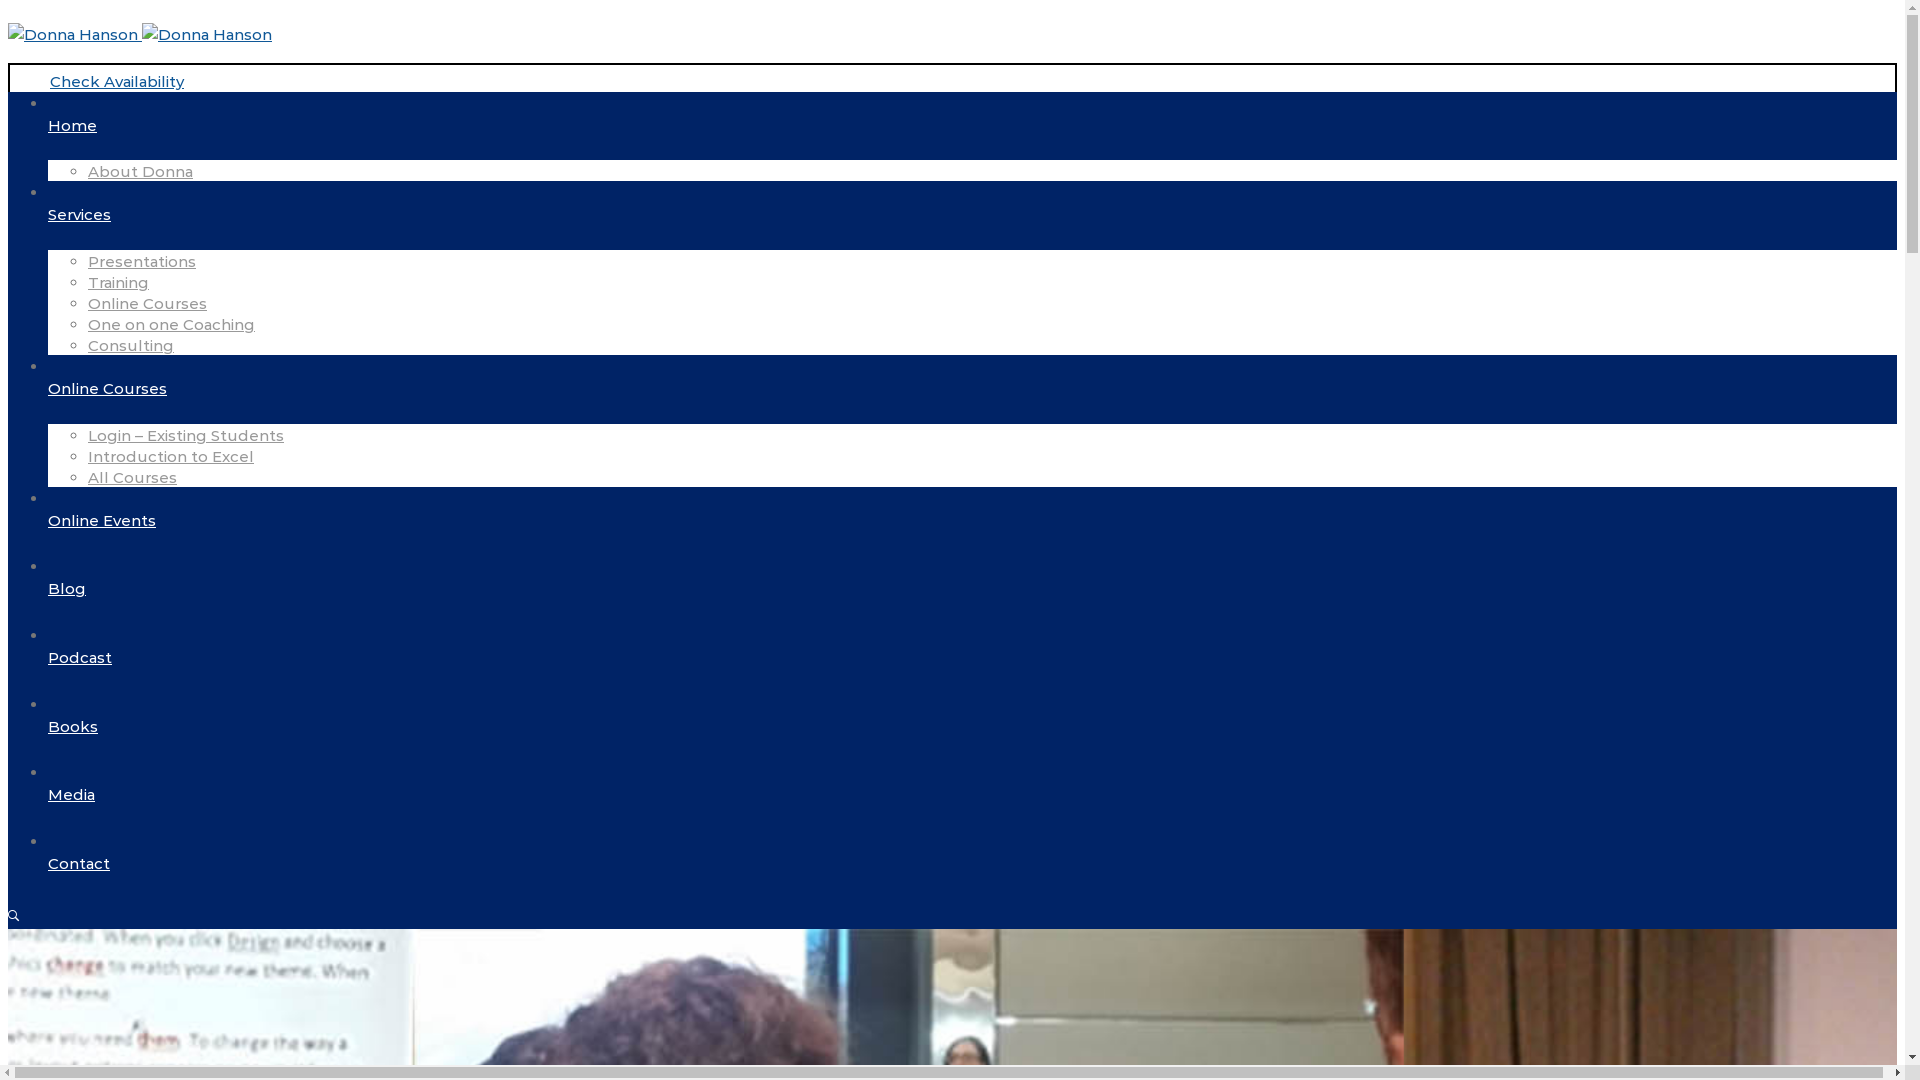 The image size is (1920, 1080). What do you see at coordinates (972, 587) in the screenshot?
I see `'Blog'` at bounding box center [972, 587].